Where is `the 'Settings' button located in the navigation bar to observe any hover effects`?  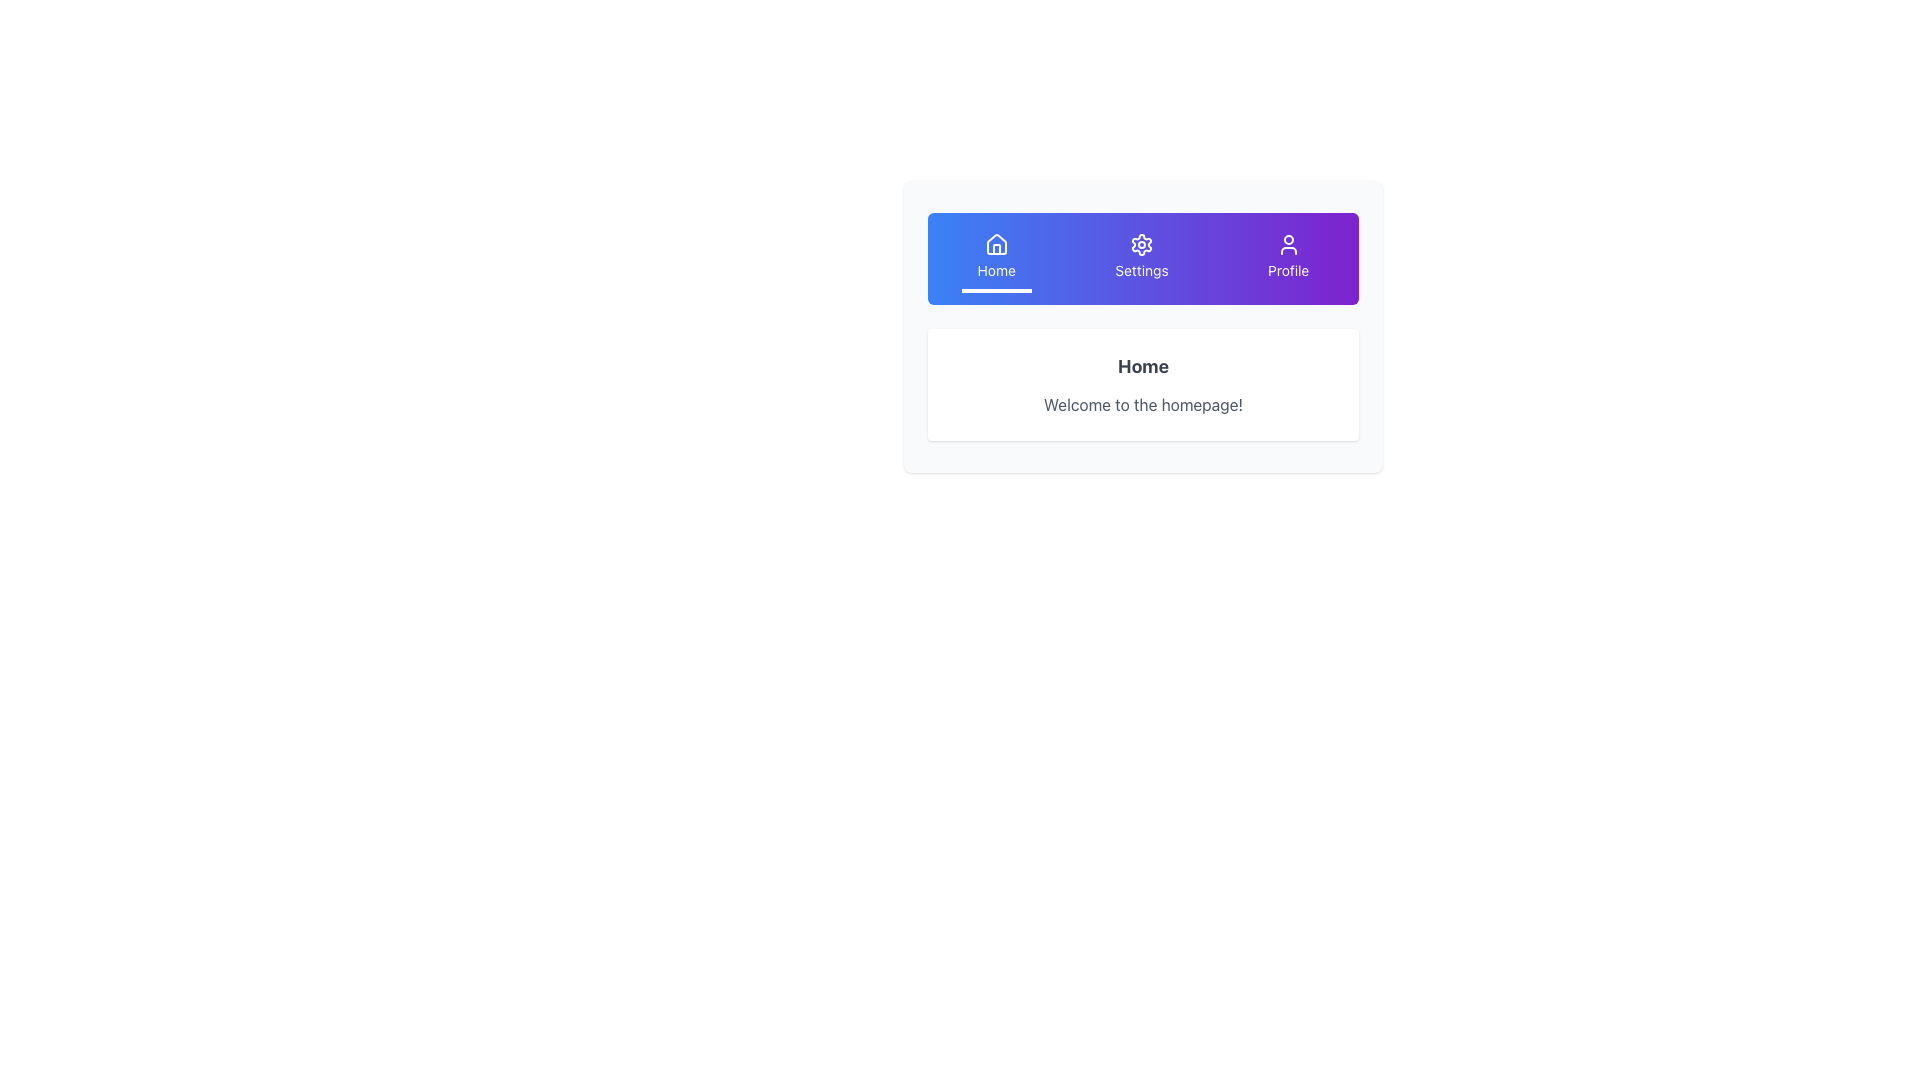
the 'Settings' button located in the navigation bar to observe any hover effects is located at coordinates (1142, 257).